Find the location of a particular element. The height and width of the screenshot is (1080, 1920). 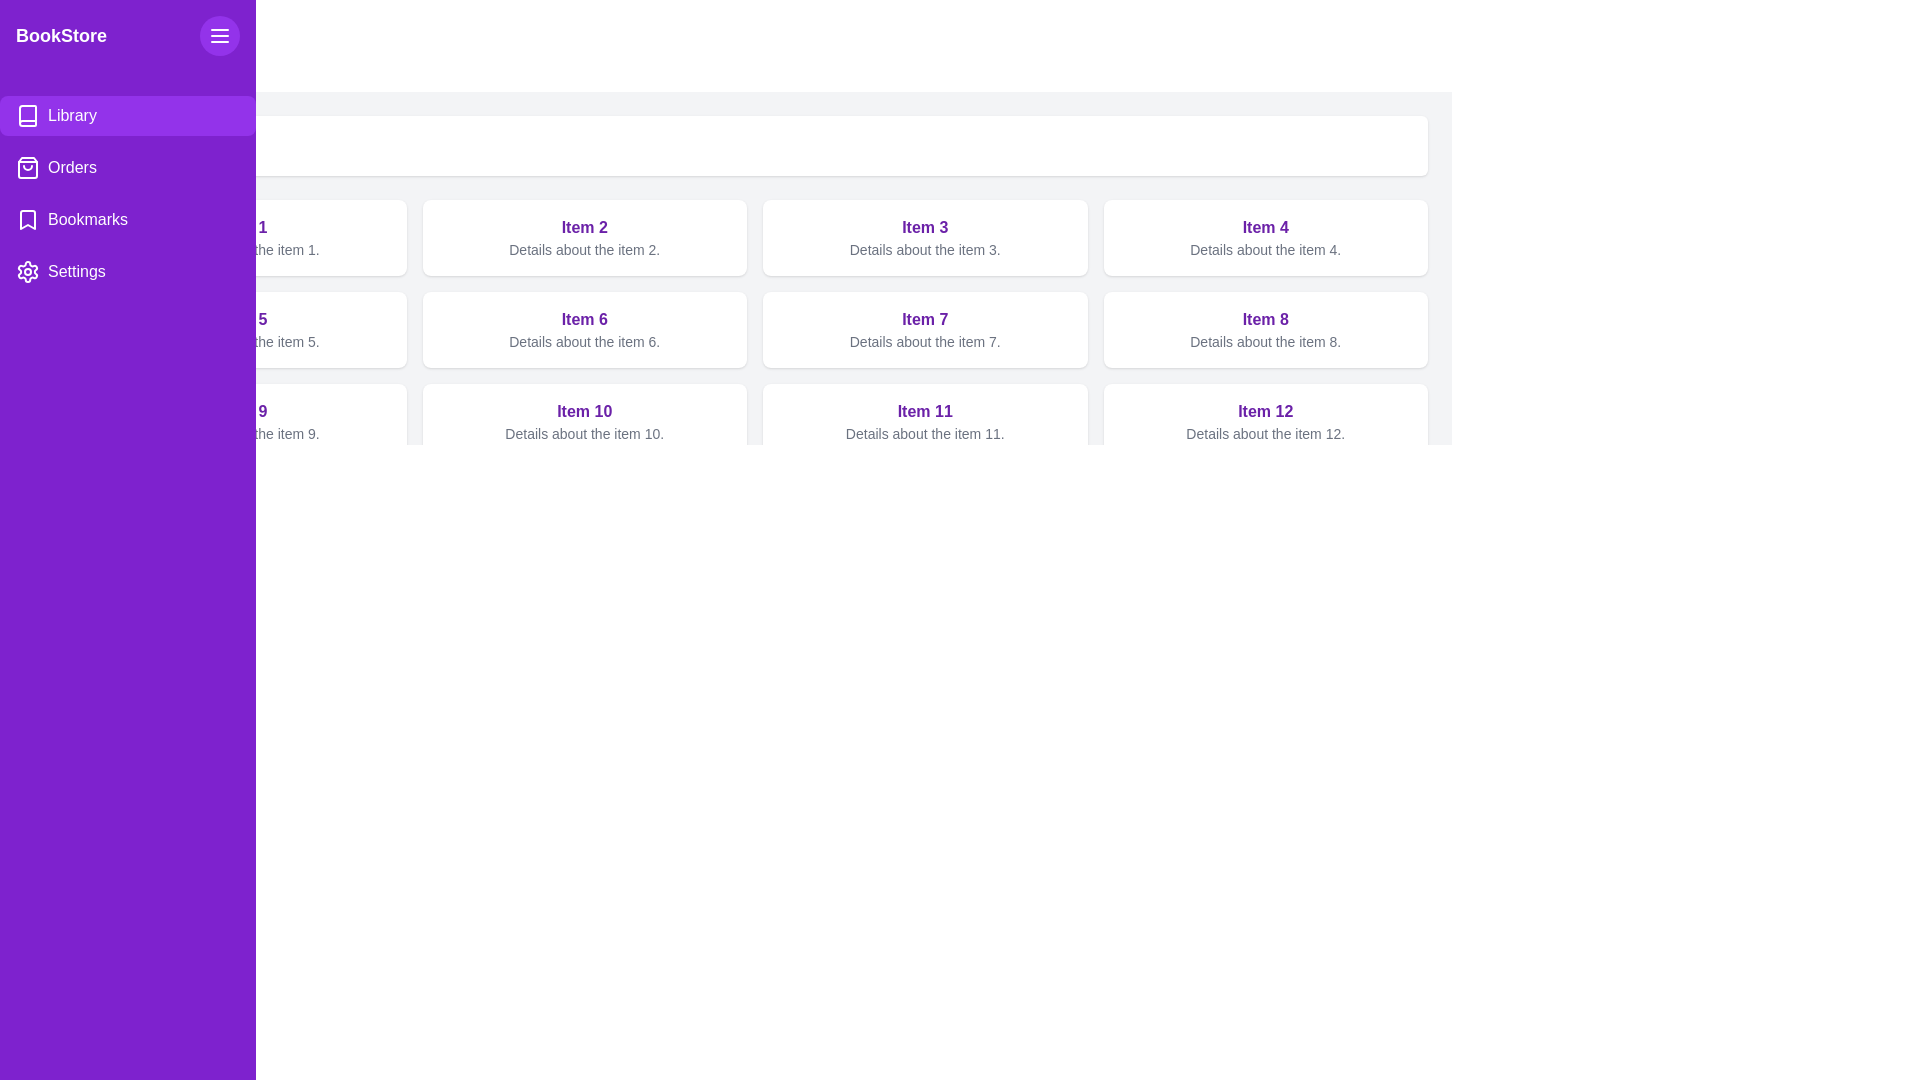

the 'Bookmarks' text label in the navigation menu, which is styled in white sans-serif font on a purple background and is the third item in the list is located at coordinates (86, 219).